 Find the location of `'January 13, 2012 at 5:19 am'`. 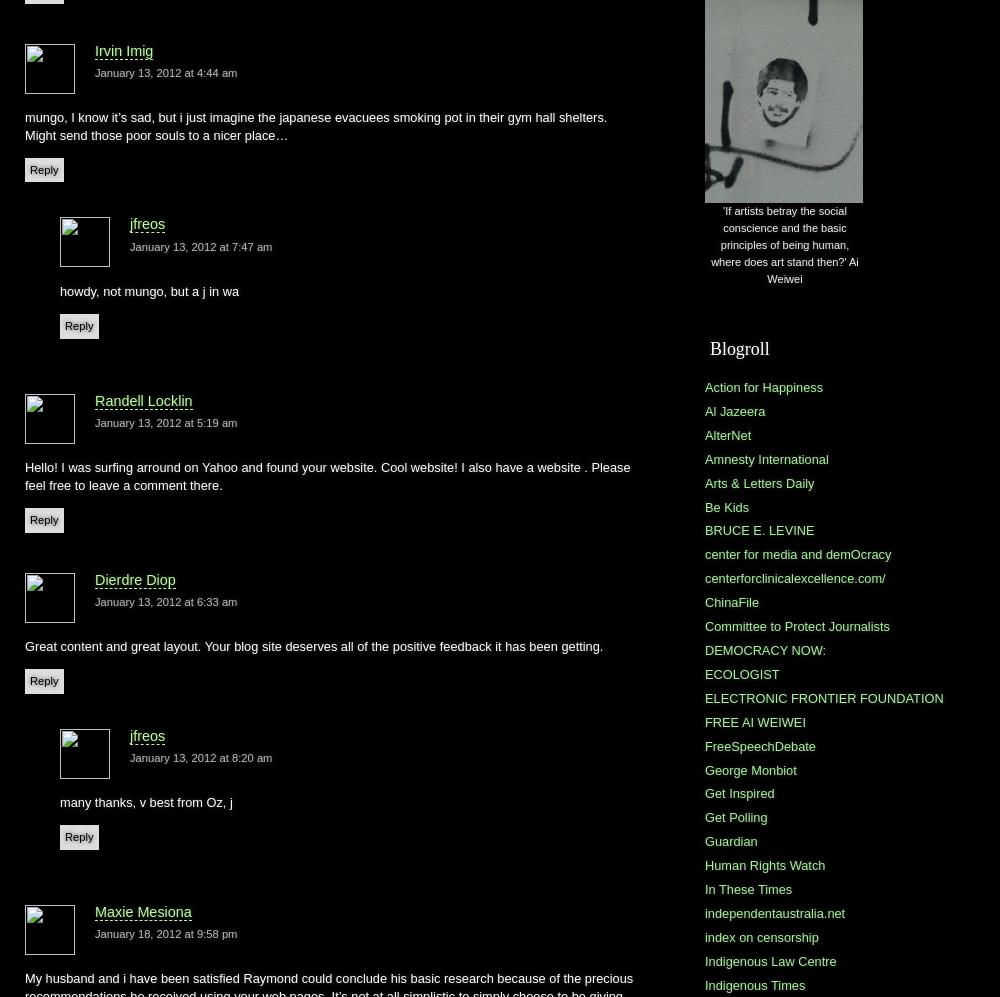

'January 13, 2012 at 5:19 am' is located at coordinates (94, 421).